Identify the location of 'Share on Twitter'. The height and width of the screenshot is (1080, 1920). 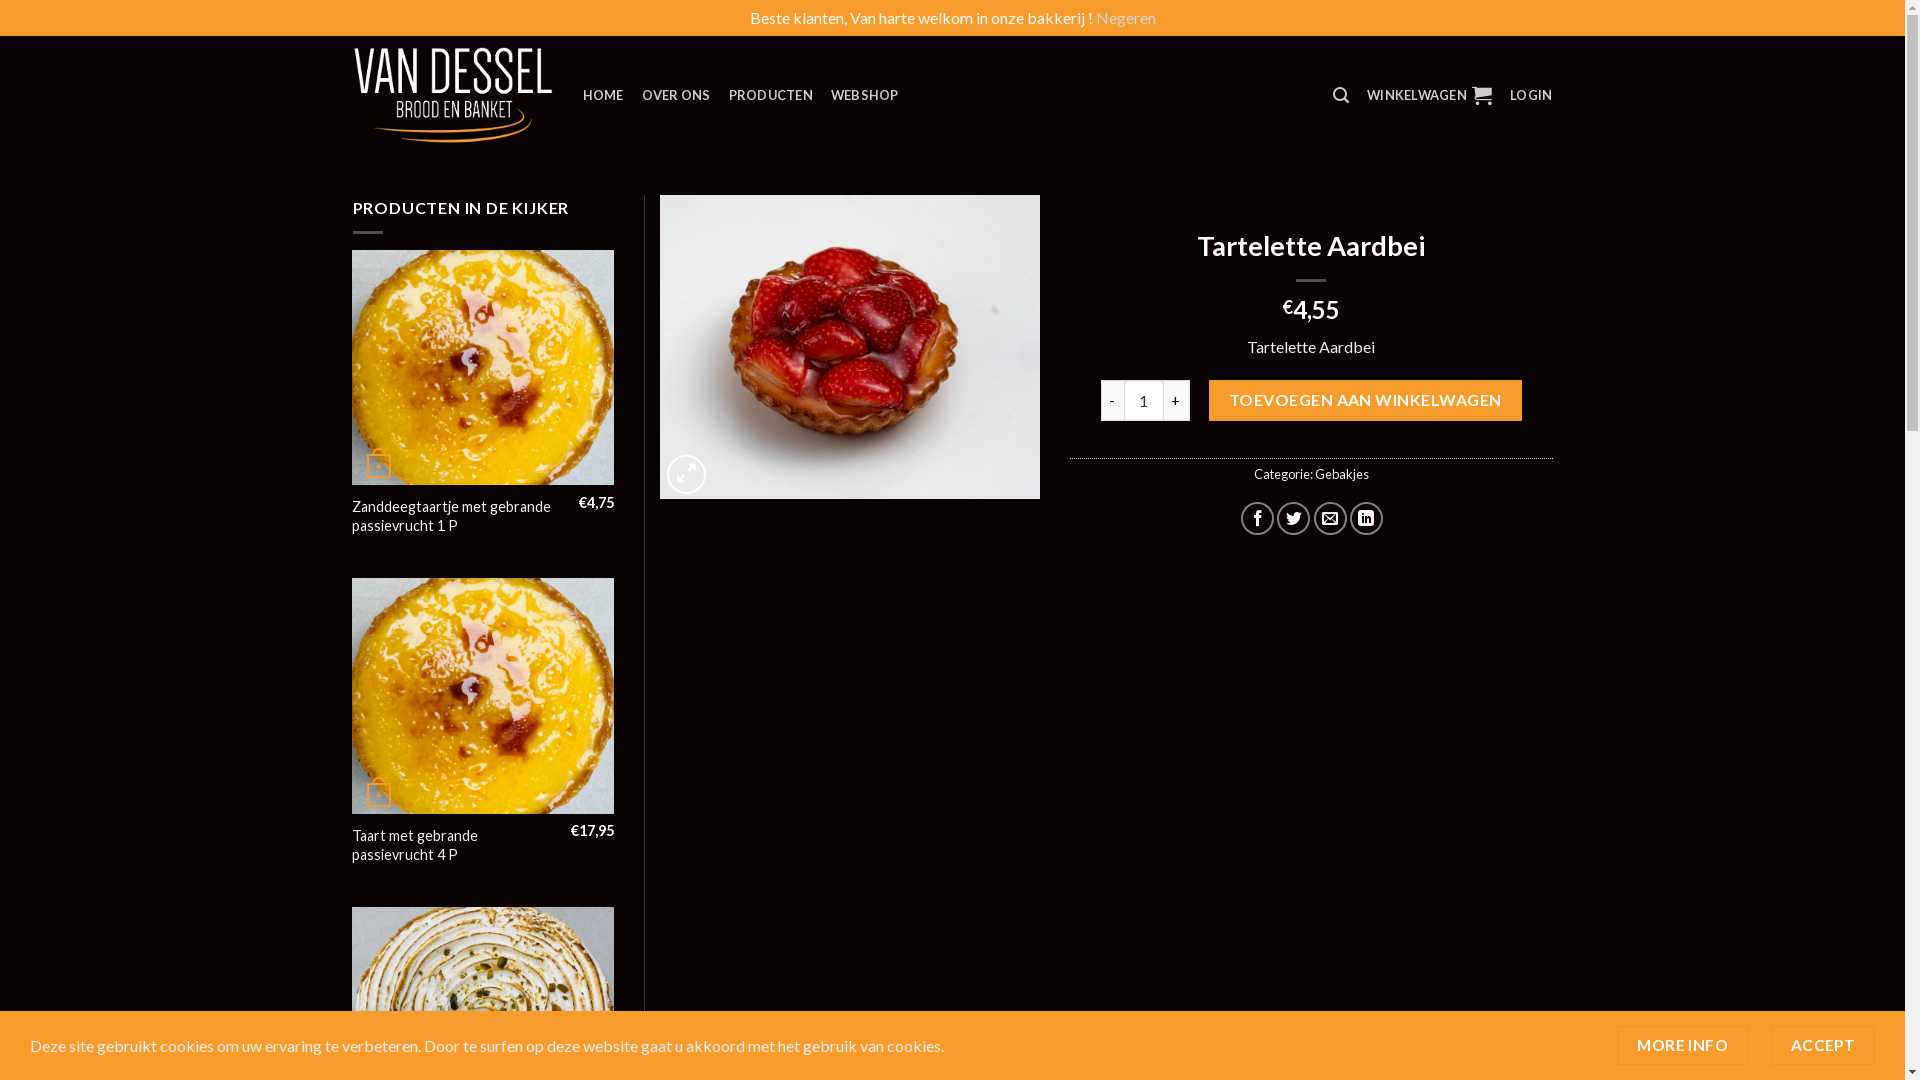
(1293, 517).